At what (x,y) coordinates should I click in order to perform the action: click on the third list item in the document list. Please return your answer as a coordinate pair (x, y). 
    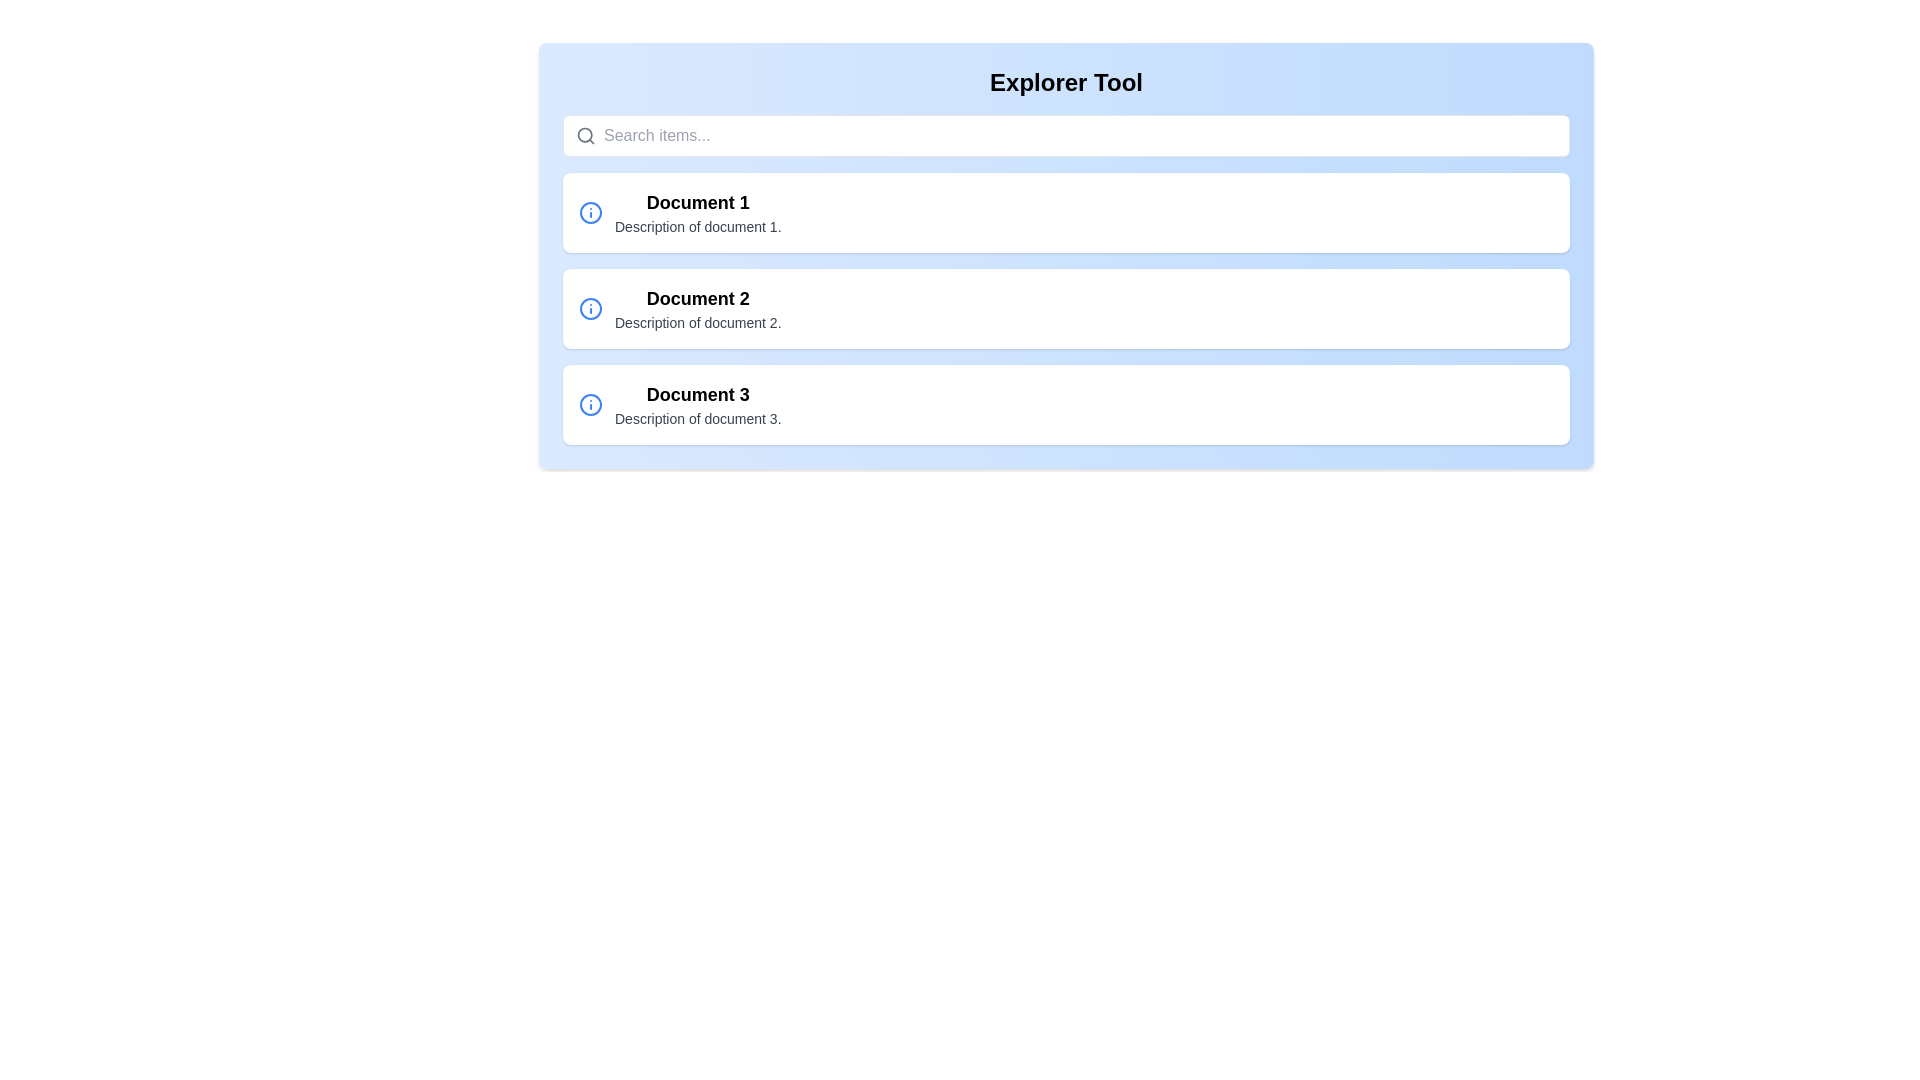
    Looking at the image, I should click on (698, 405).